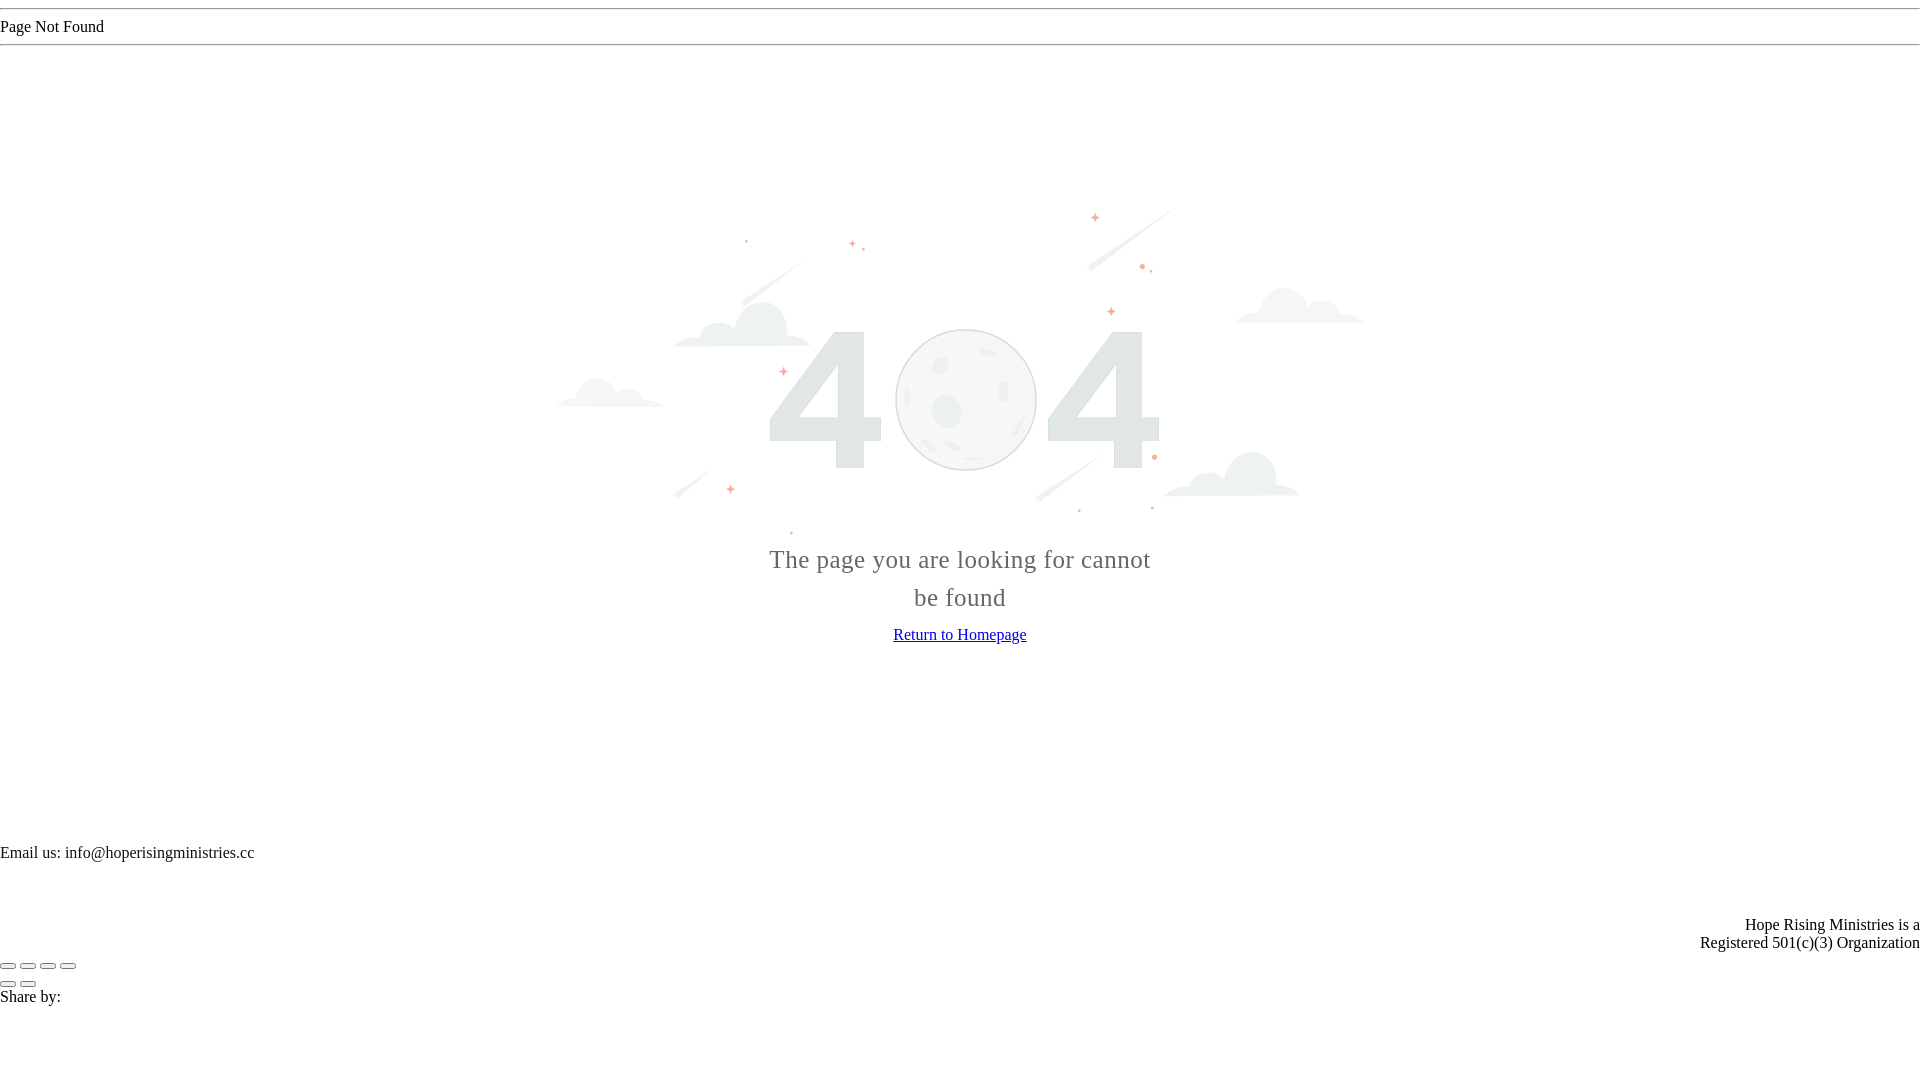 The image size is (1920, 1080). Describe the element at coordinates (19, 964) in the screenshot. I see `'Share'` at that location.